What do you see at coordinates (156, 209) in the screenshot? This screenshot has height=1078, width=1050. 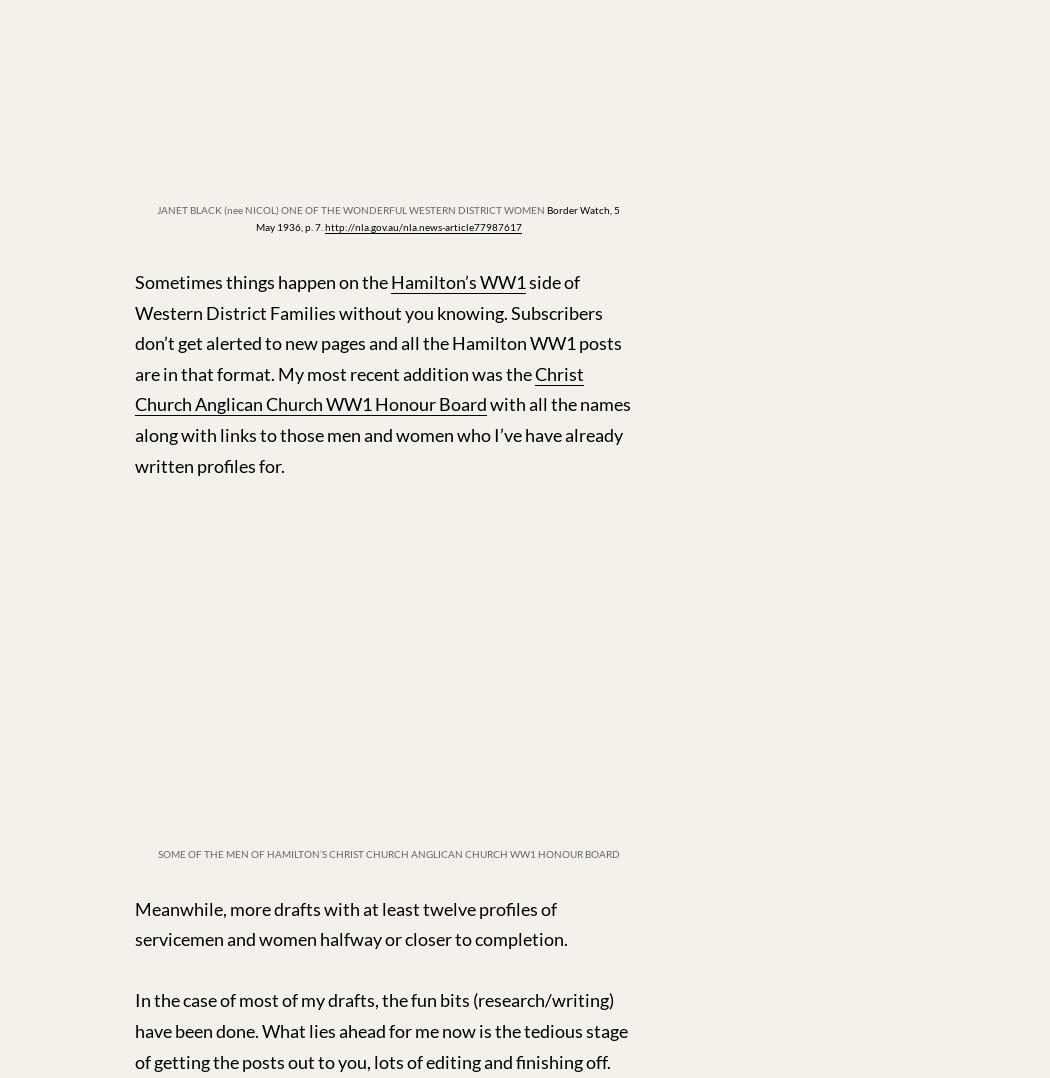 I see `'JANET BLACK (nee NICOL) ONE OF THE WONDERFUL WESTERN DISTRICT WOMEN'` at bounding box center [156, 209].